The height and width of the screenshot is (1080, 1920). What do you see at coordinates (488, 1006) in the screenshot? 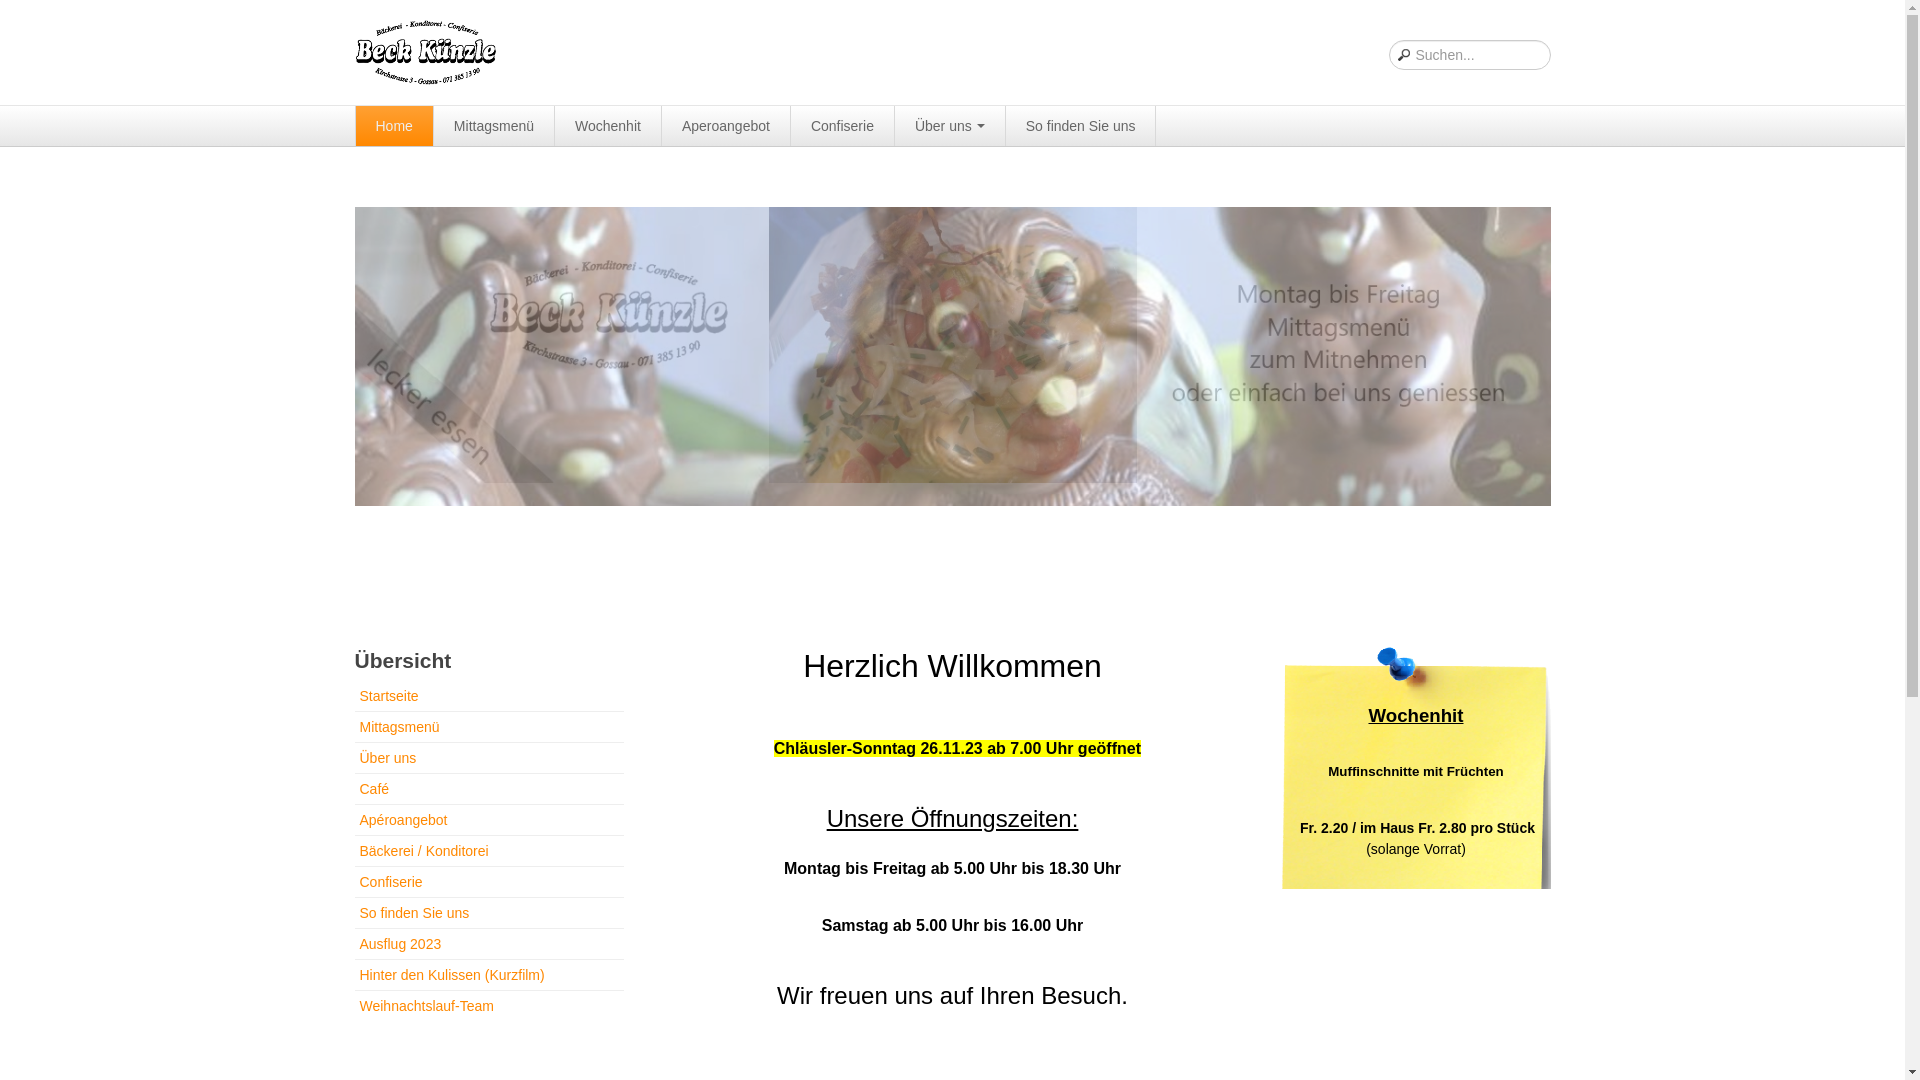
I see `'Weihnachtslauf-Team'` at bounding box center [488, 1006].